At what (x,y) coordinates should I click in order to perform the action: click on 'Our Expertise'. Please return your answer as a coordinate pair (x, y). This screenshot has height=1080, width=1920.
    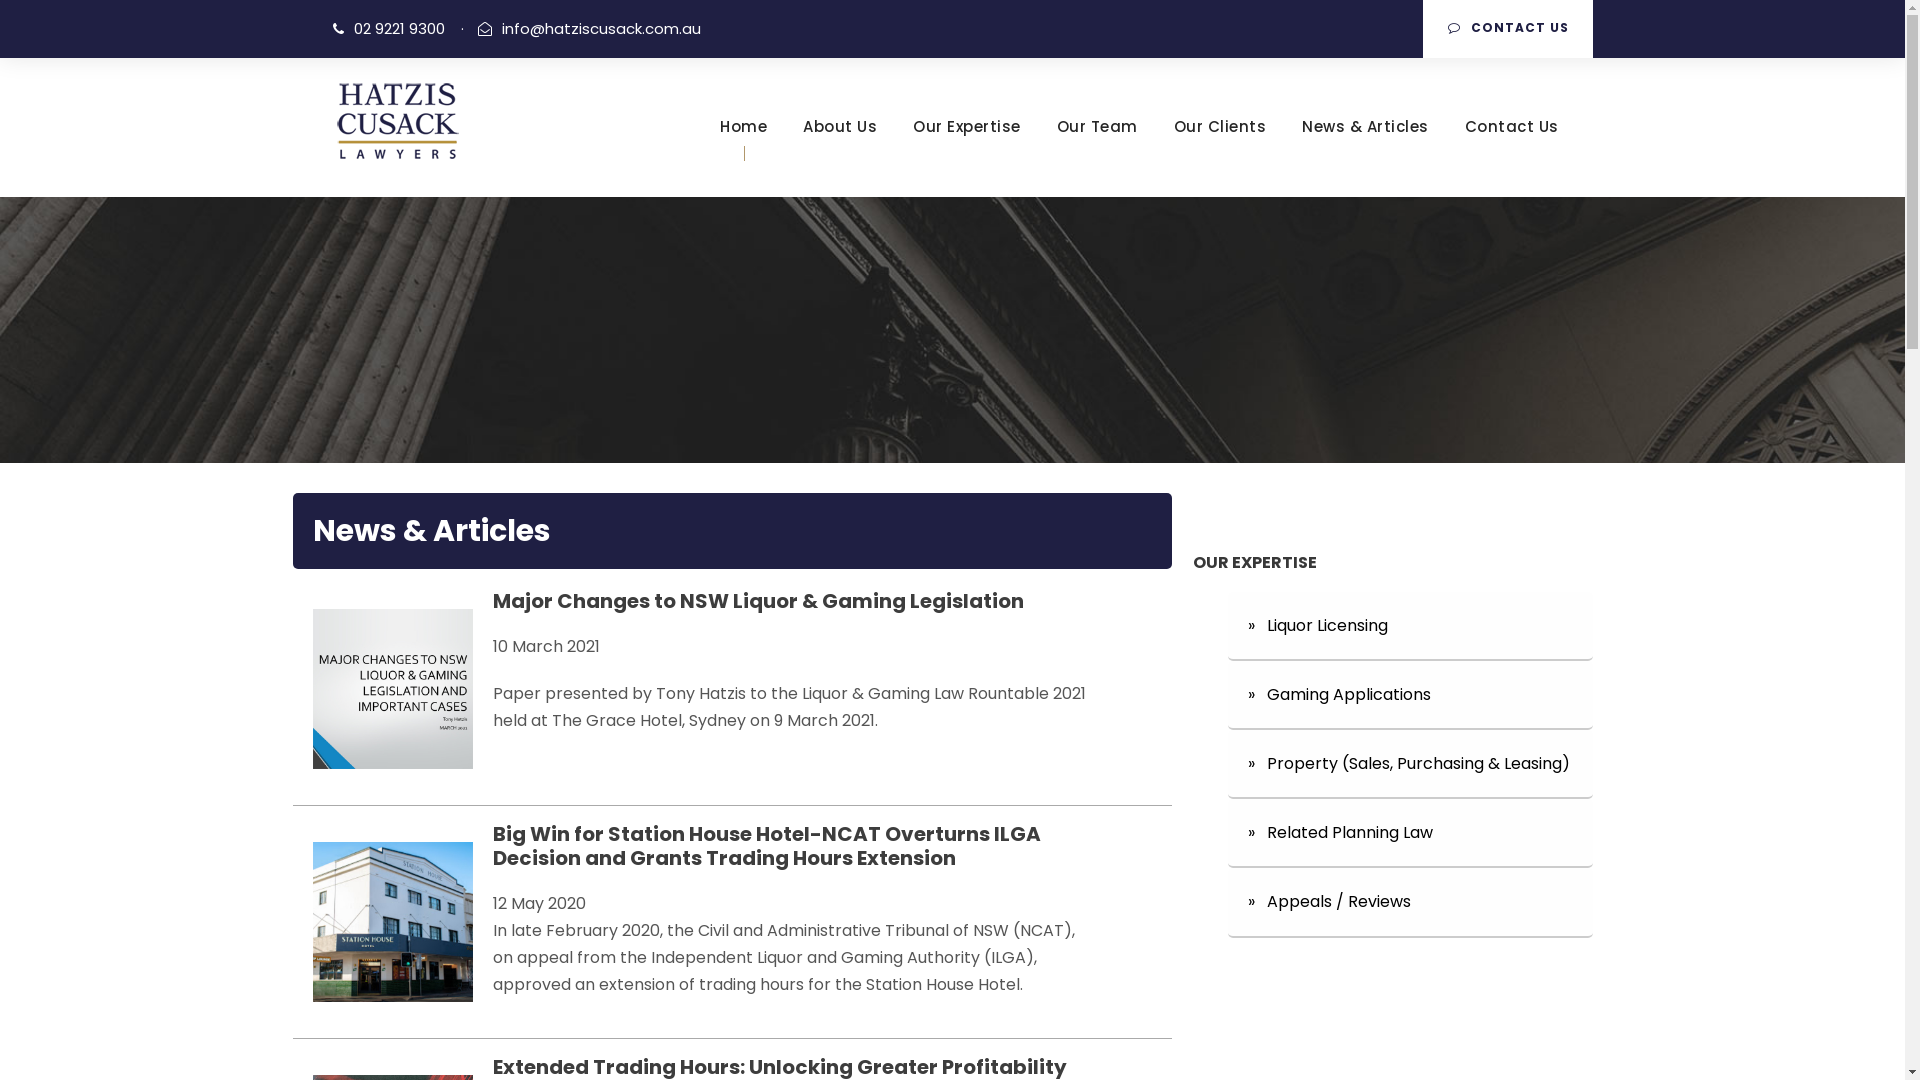
    Looking at the image, I should click on (966, 154).